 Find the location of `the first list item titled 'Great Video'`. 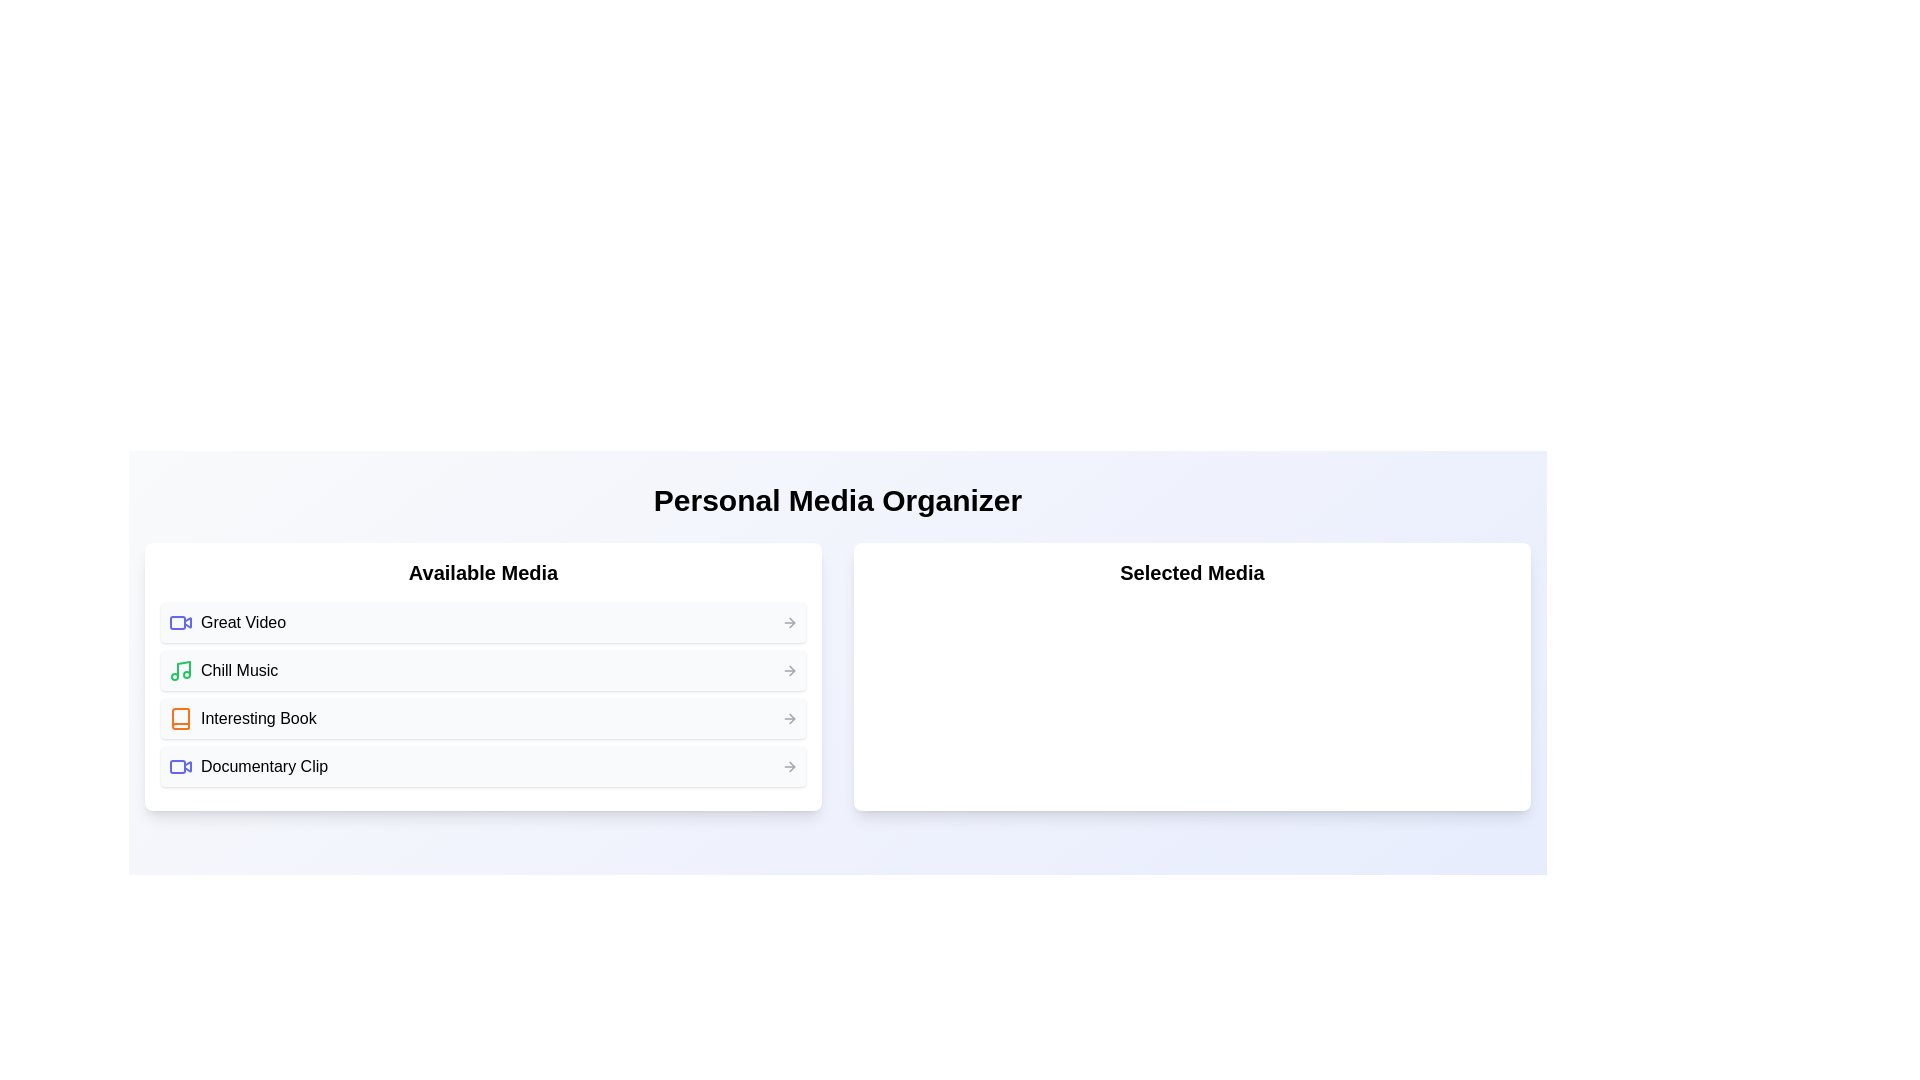

the first list item titled 'Great Video' is located at coordinates (483, 622).